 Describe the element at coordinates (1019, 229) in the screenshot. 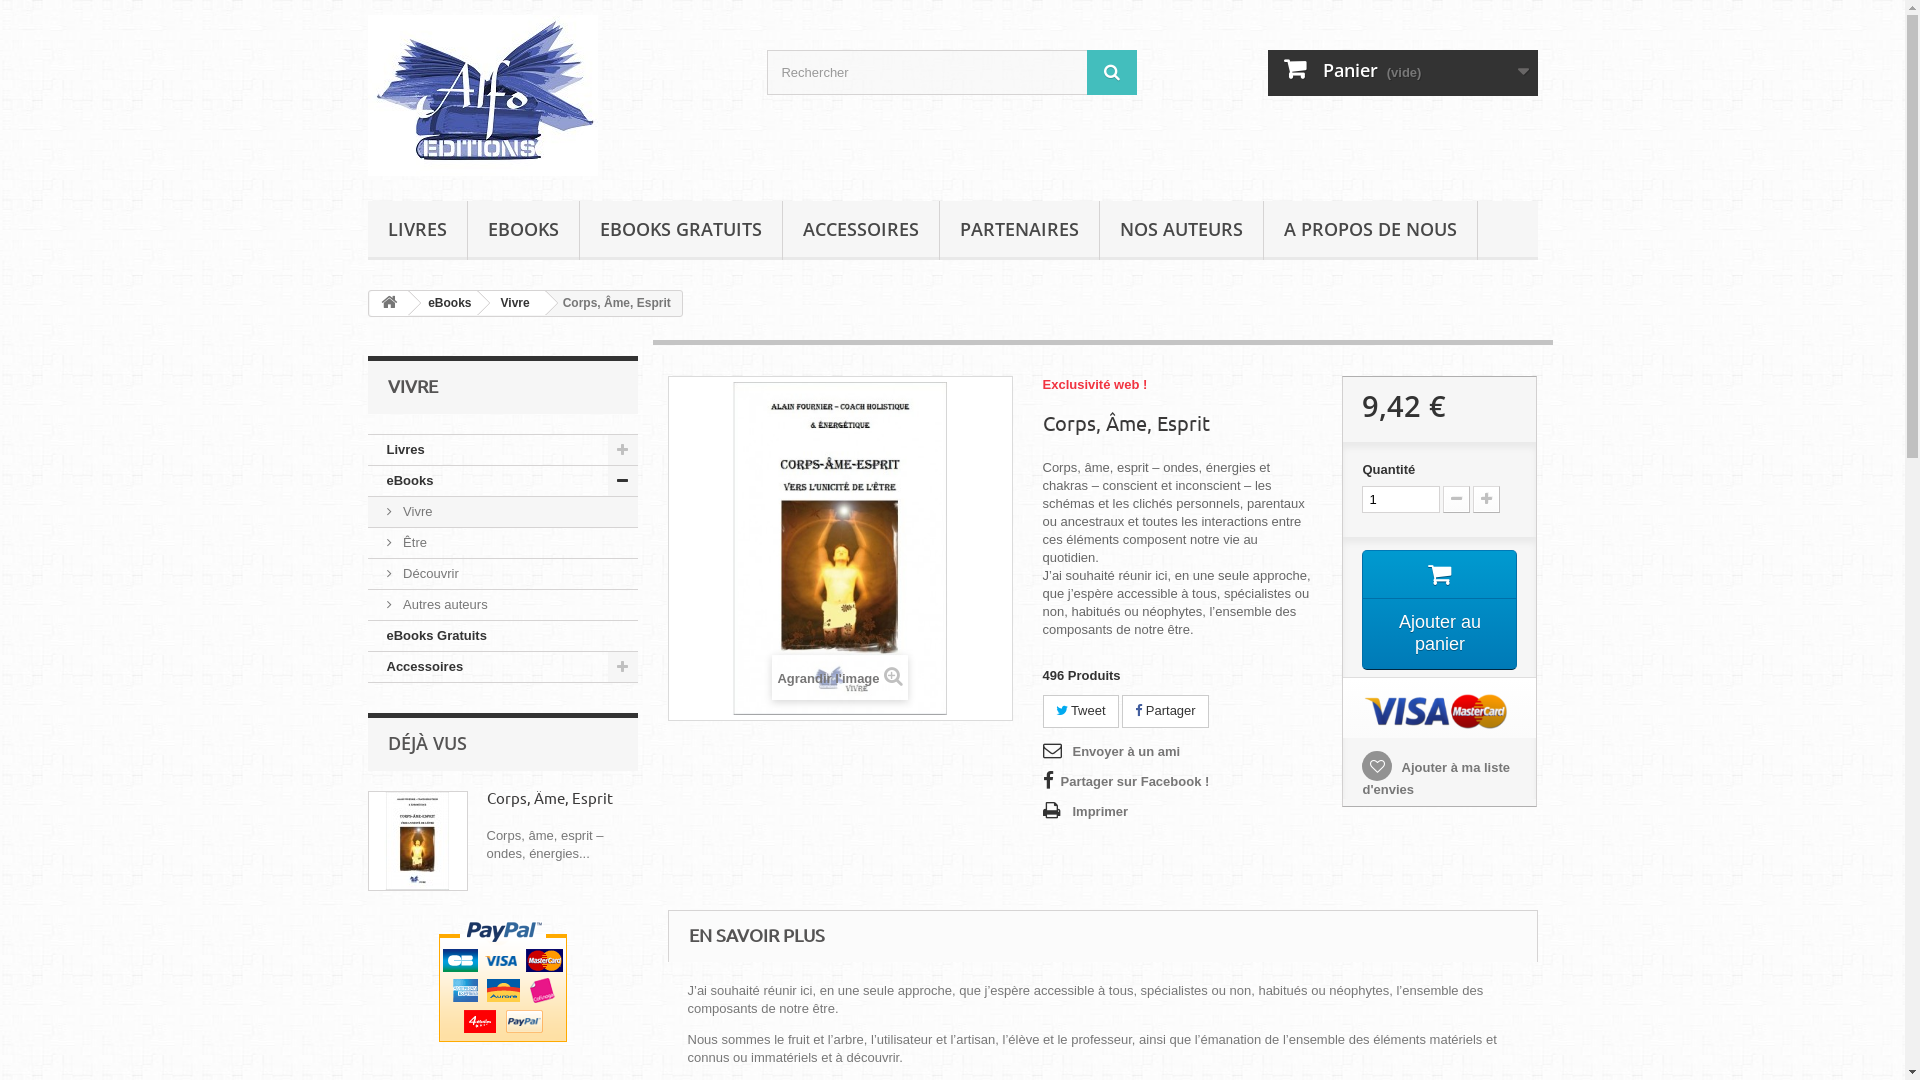

I see `'PARTENAIRES'` at that location.